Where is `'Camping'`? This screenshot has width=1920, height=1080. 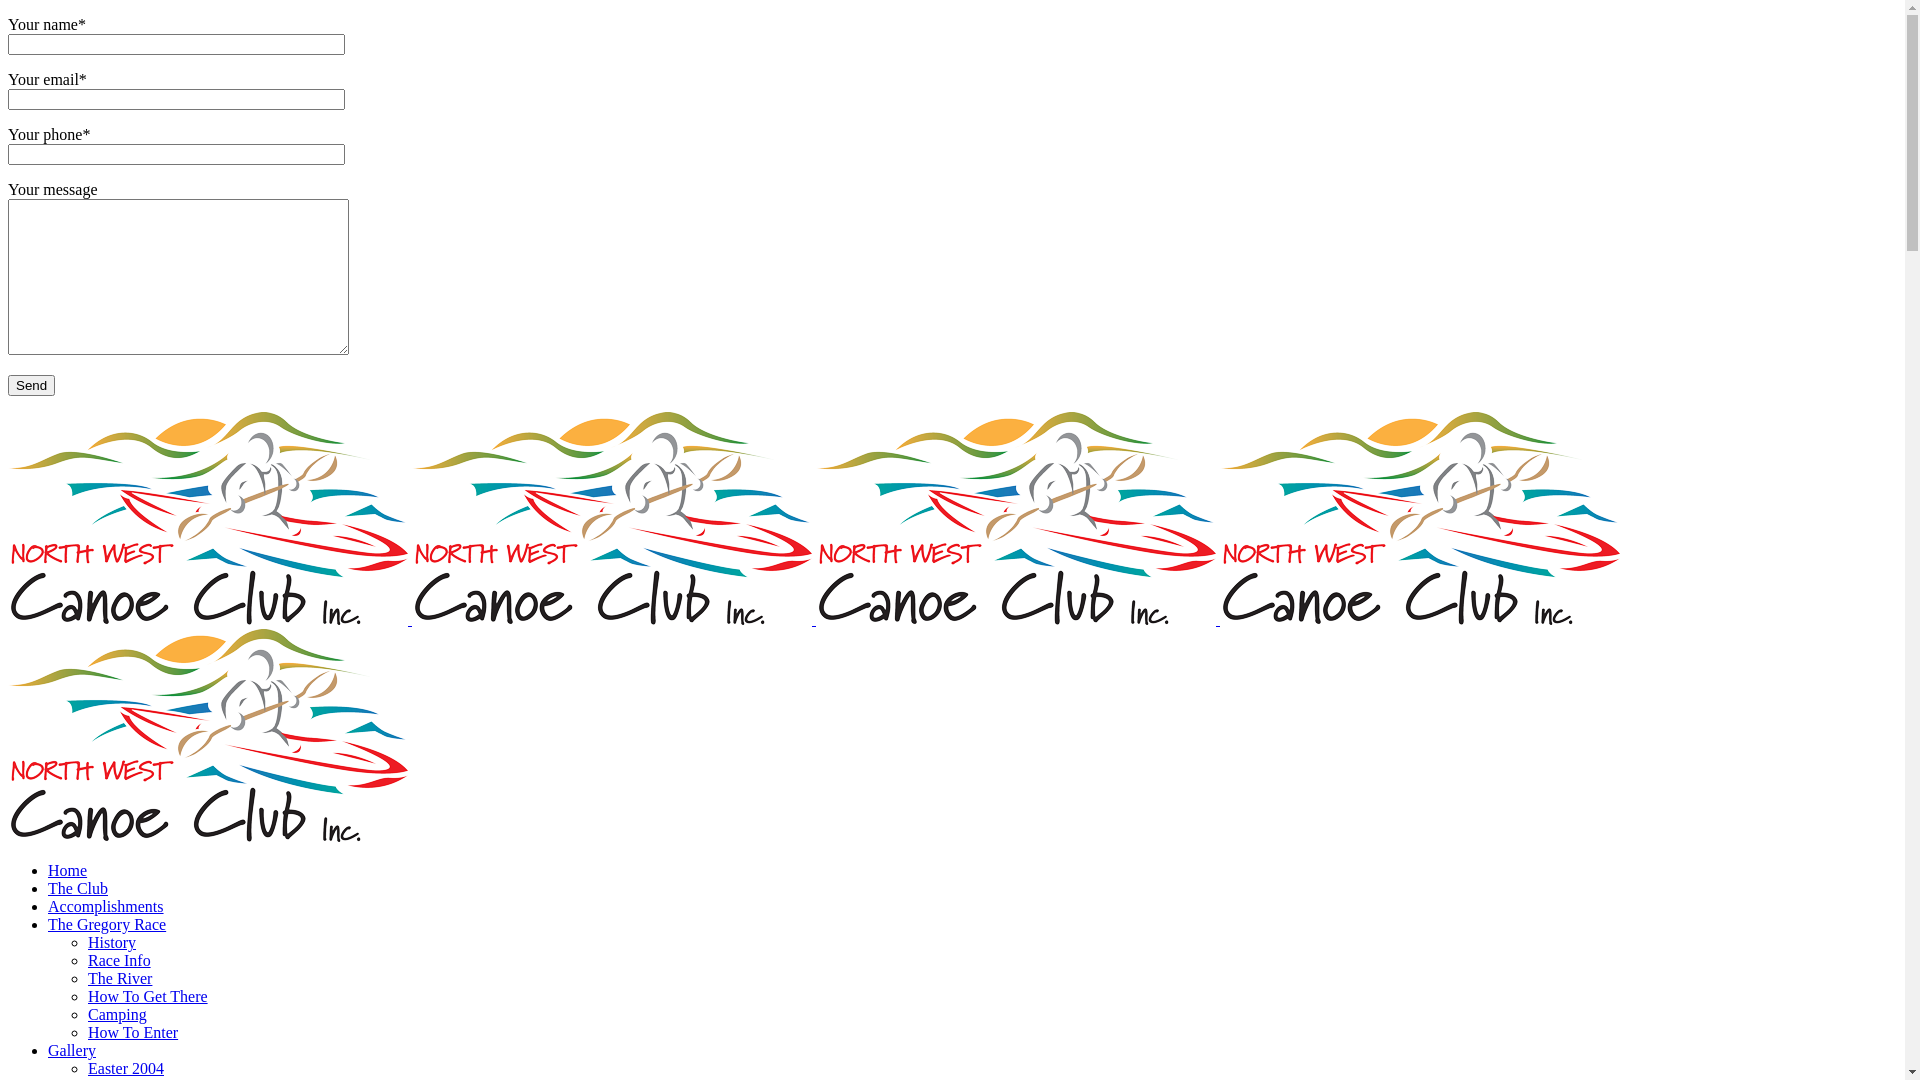
'Camping' is located at coordinates (116, 1014).